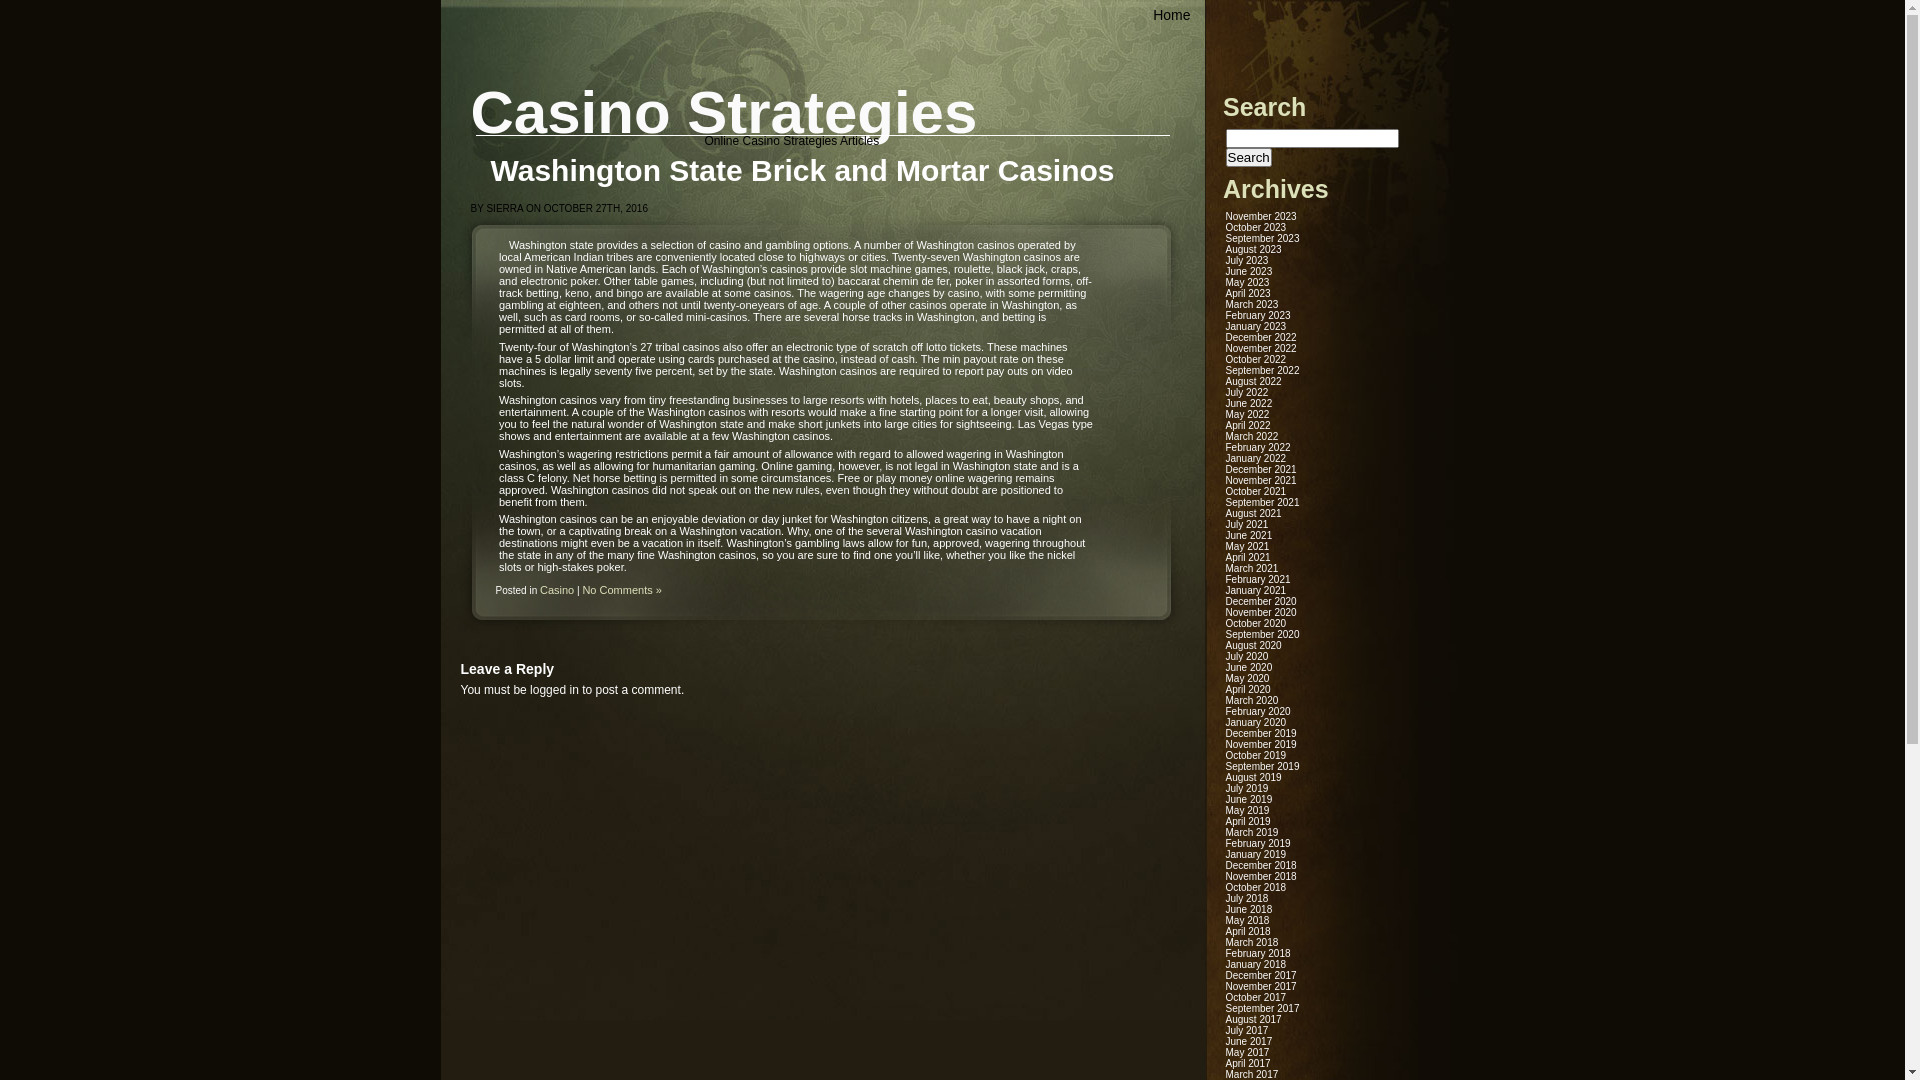 The width and height of the screenshot is (1920, 1080). What do you see at coordinates (1247, 821) in the screenshot?
I see `'April 2019'` at bounding box center [1247, 821].